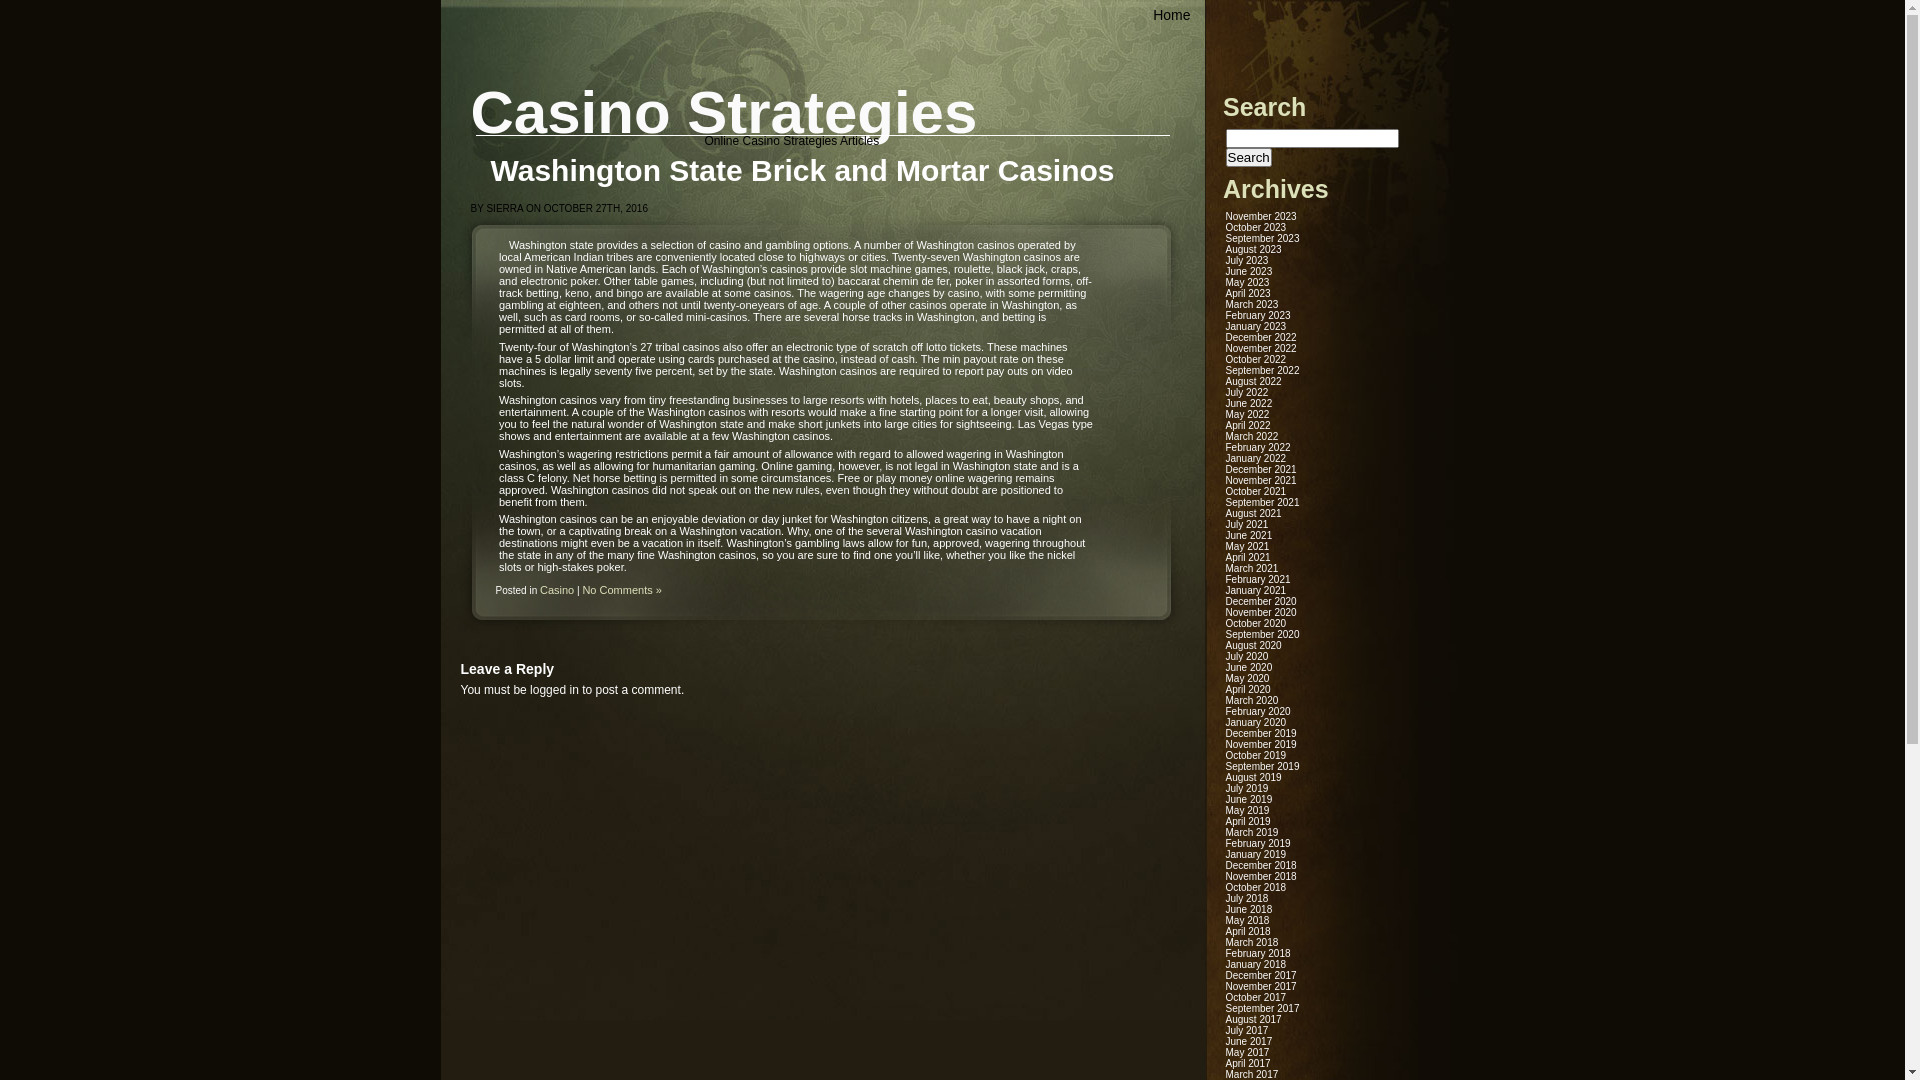 The width and height of the screenshot is (1920, 1080). What do you see at coordinates (1247, 821) in the screenshot?
I see `'April 2019'` at bounding box center [1247, 821].